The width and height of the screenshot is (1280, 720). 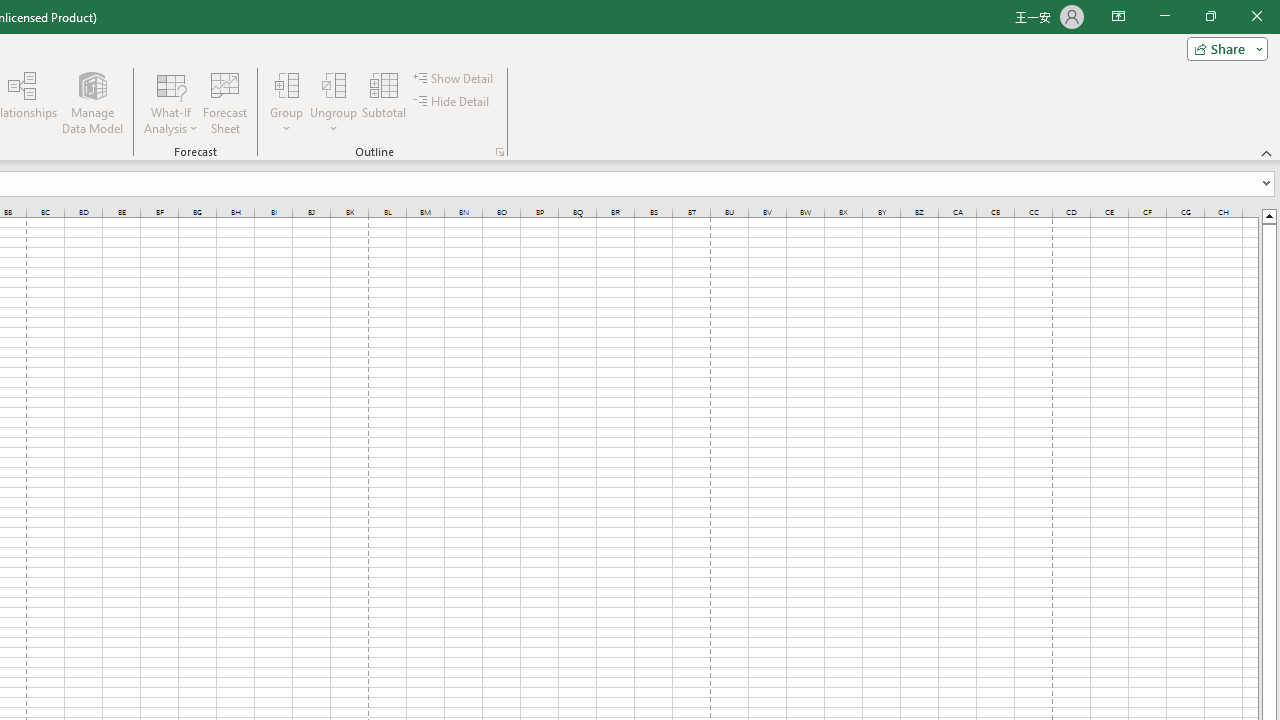 What do you see at coordinates (1255, 16) in the screenshot?
I see `'Close'` at bounding box center [1255, 16].